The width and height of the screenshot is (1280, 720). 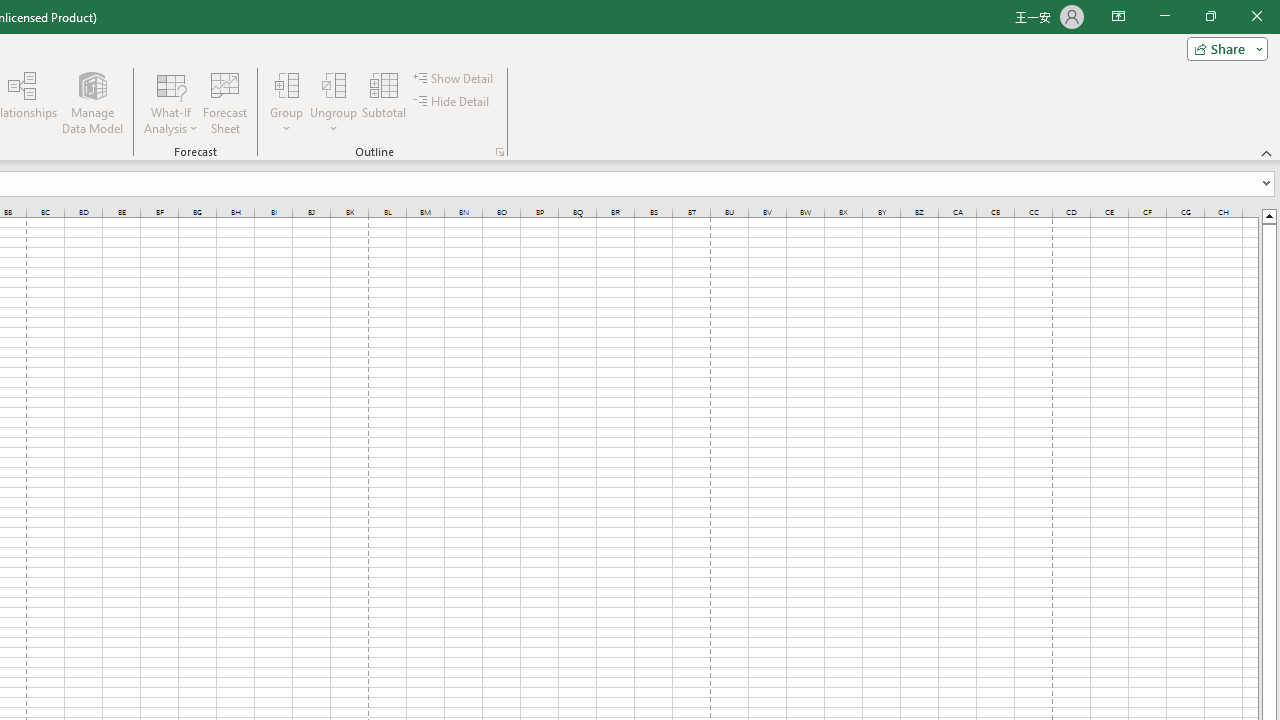 What do you see at coordinates (1255, 16) in the screenshot?
I see `'Close'` at bounding box center [1255, 16].